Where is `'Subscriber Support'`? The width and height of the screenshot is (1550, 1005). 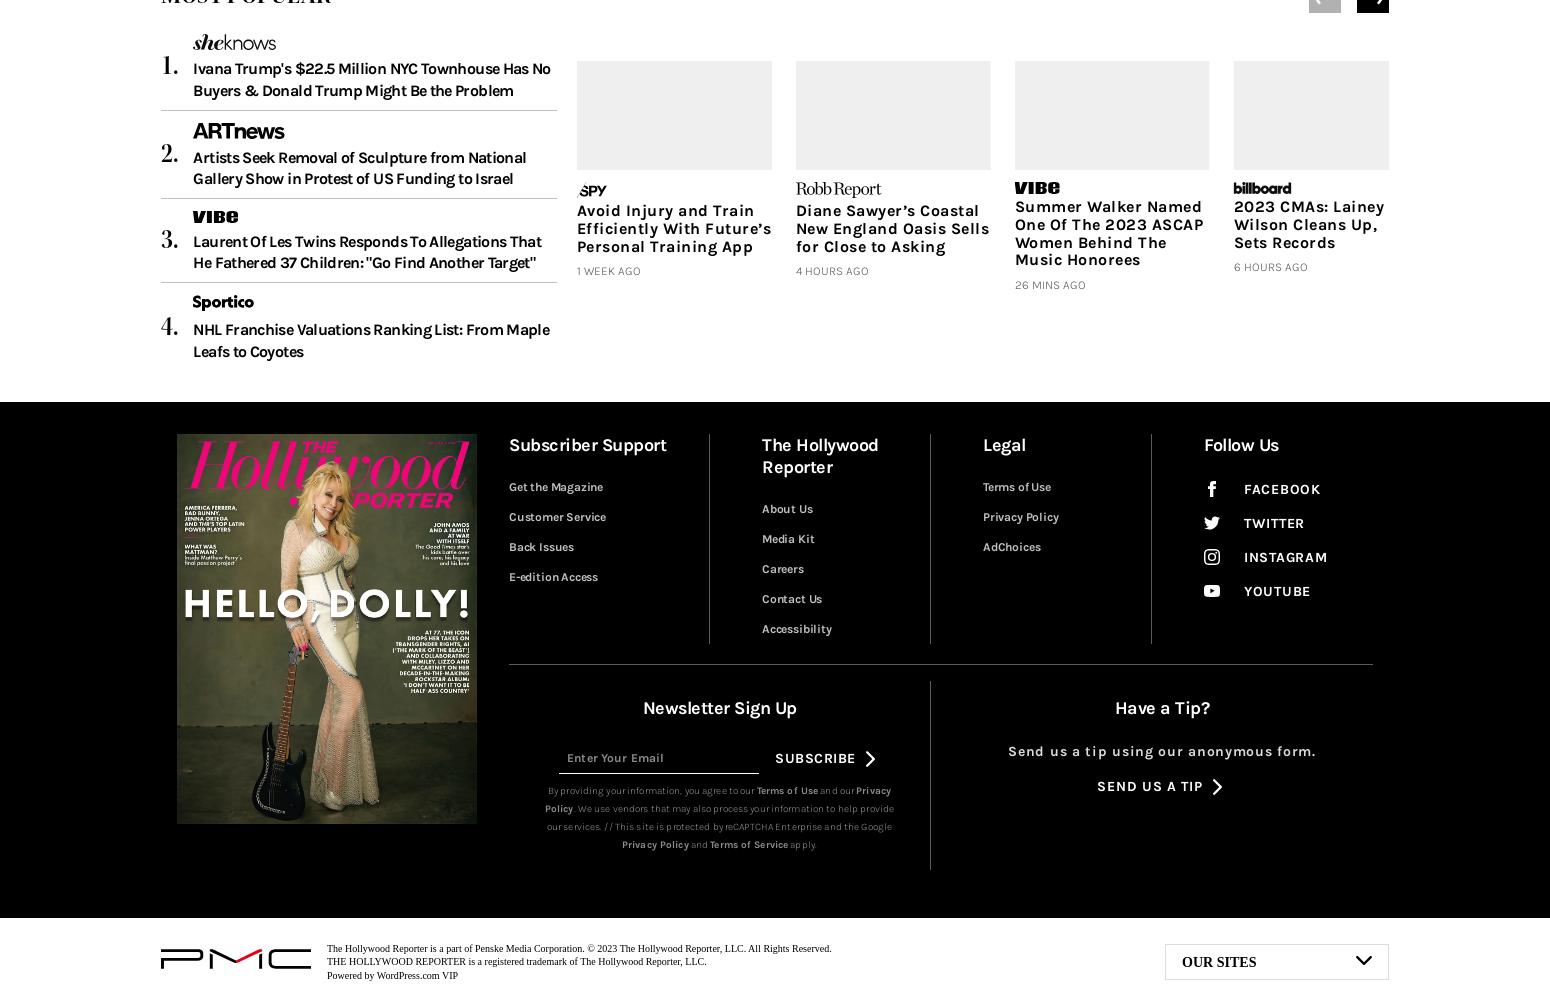 'Subscriber Support' is located at coordinates (587, 445).